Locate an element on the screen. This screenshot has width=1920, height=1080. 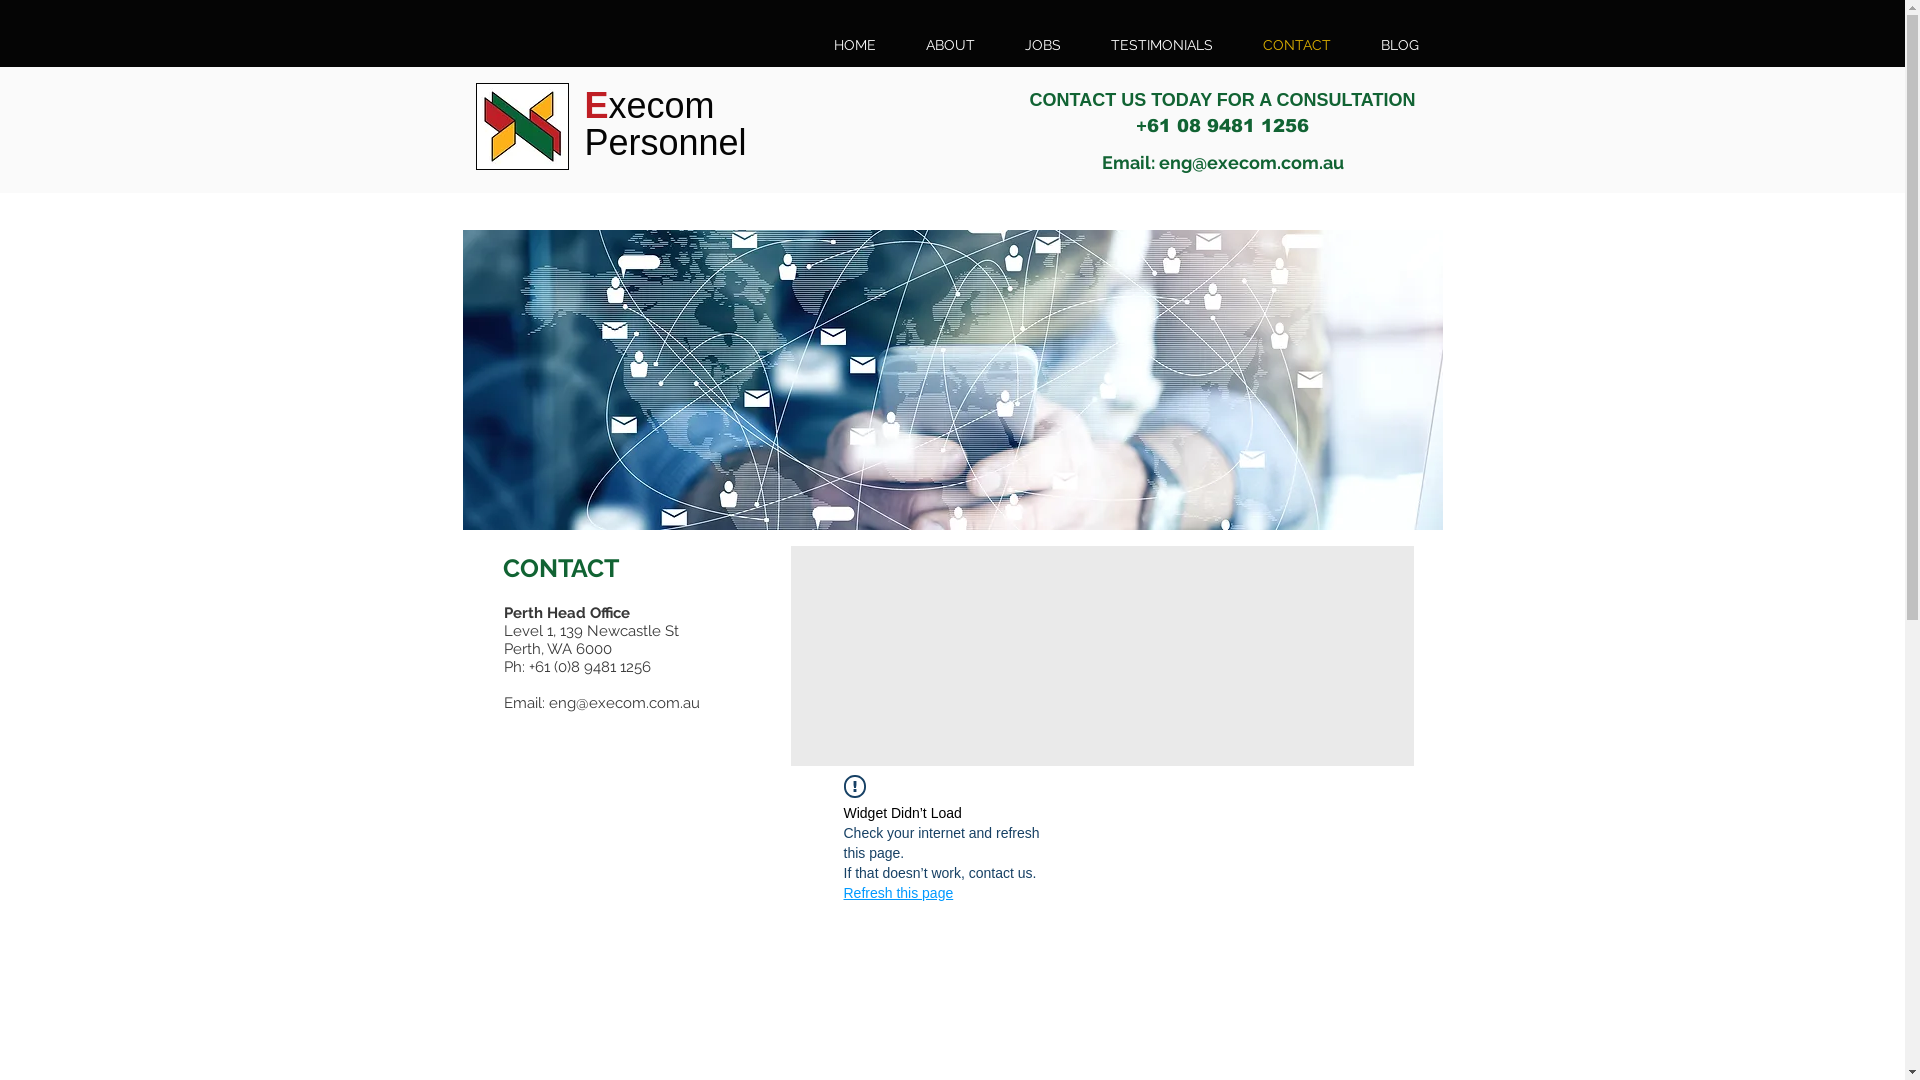
'JOBS' is located at coordinates (1041, 45).